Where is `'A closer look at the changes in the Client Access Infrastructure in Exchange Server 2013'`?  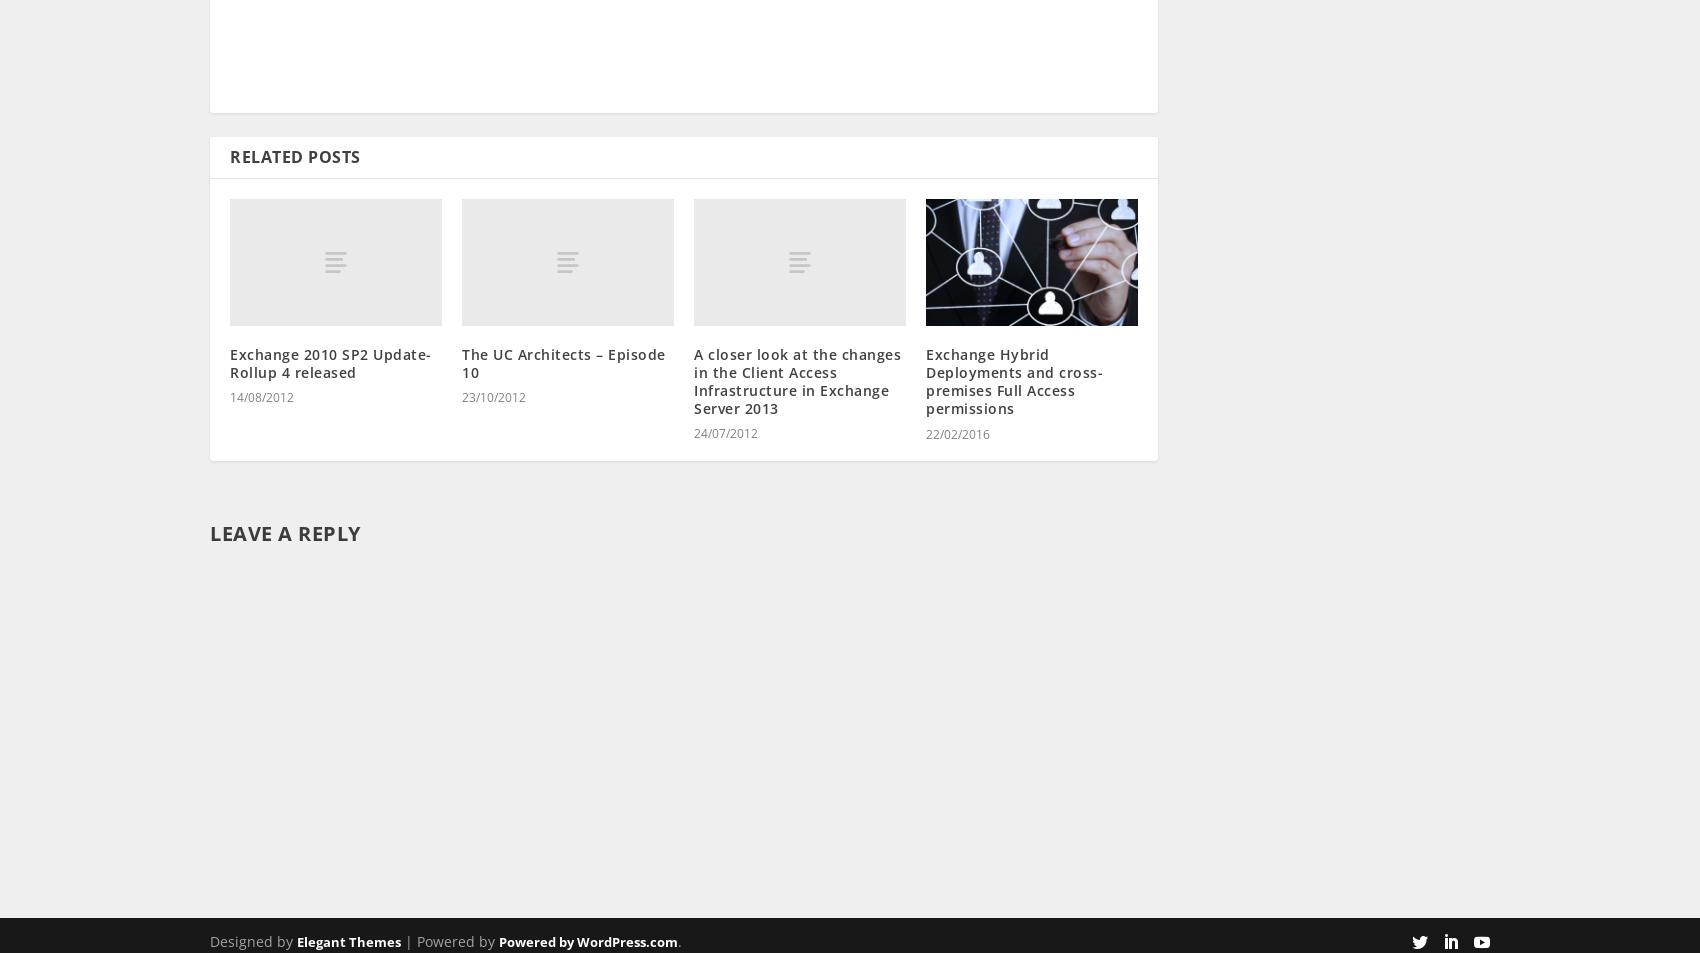
'A closer look at the changes in the Client Access Infrastructure in Exchange Server 2013' is located at coordinates (796, 343).